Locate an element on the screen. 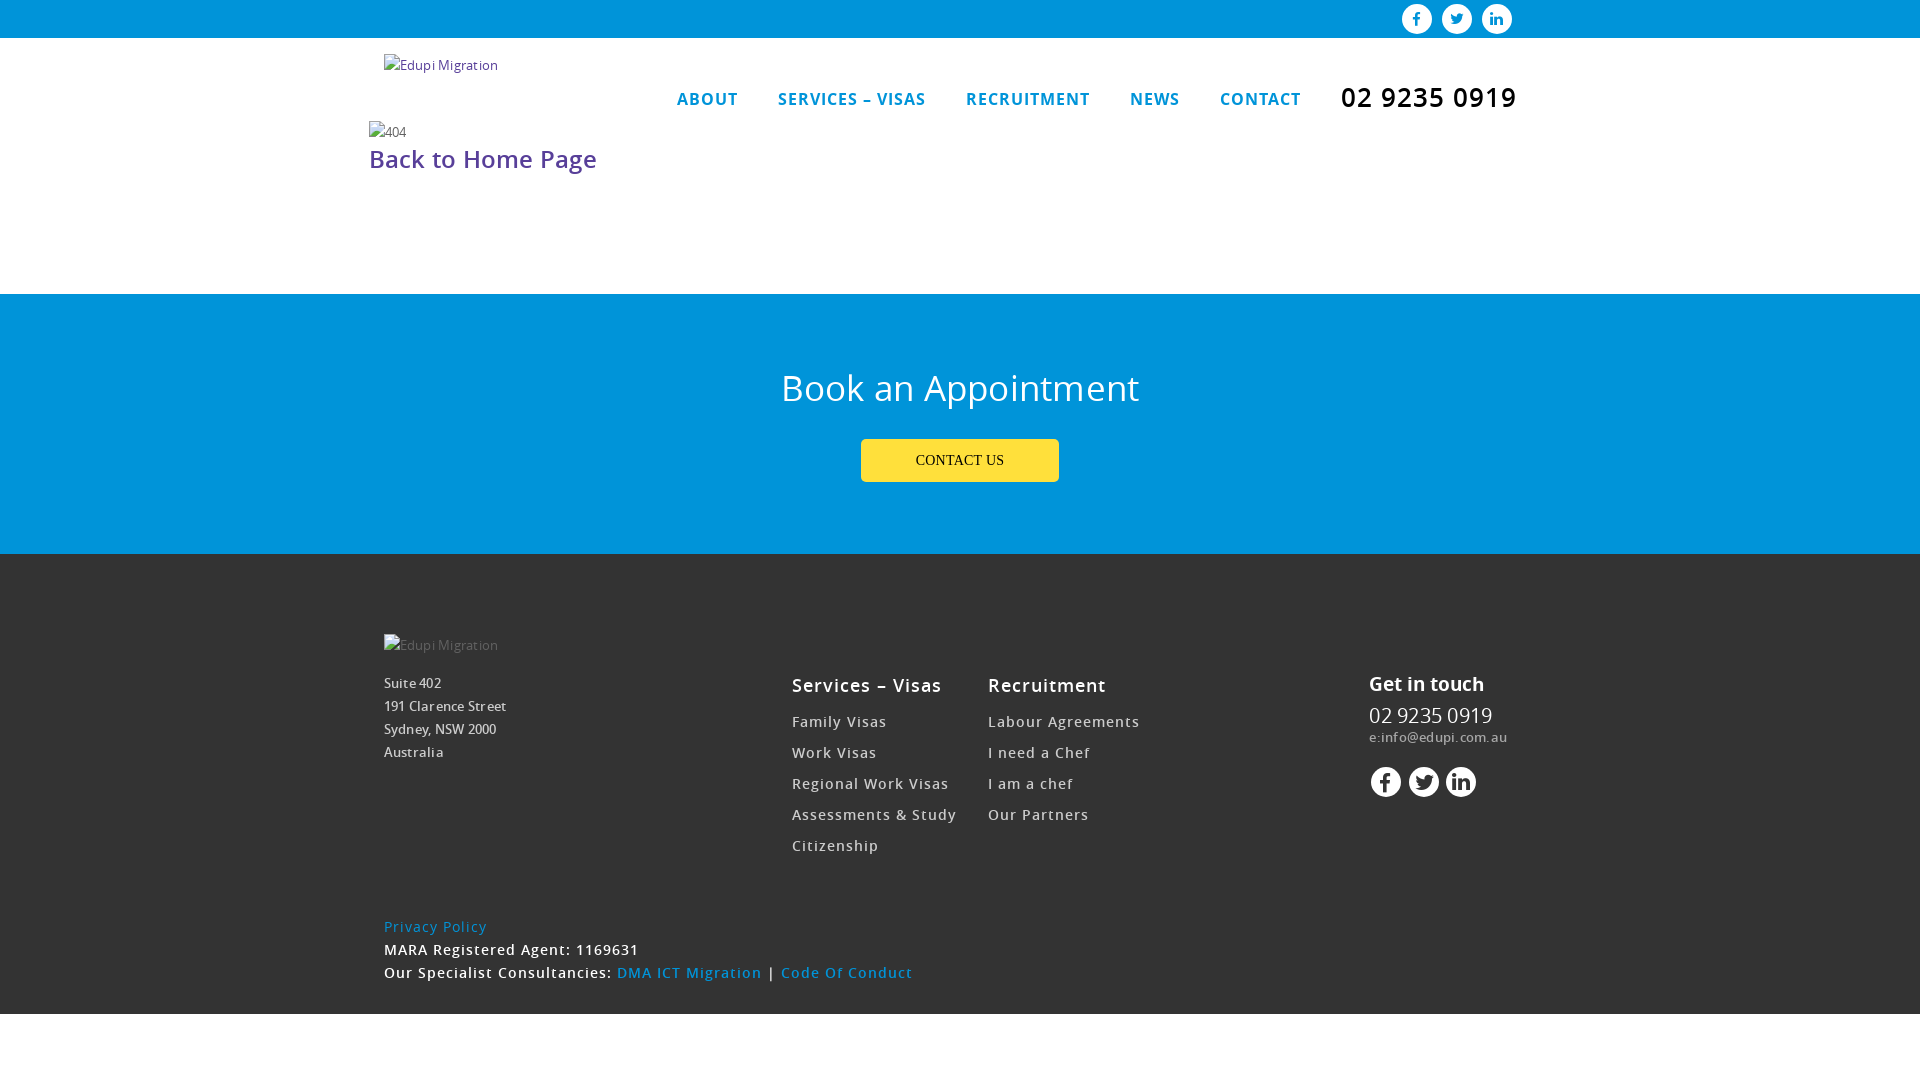 Image resolution: width=1920 pixels, height=1080 pixels. 'RECRUITMENT' is located at coordinates (1027, 101).